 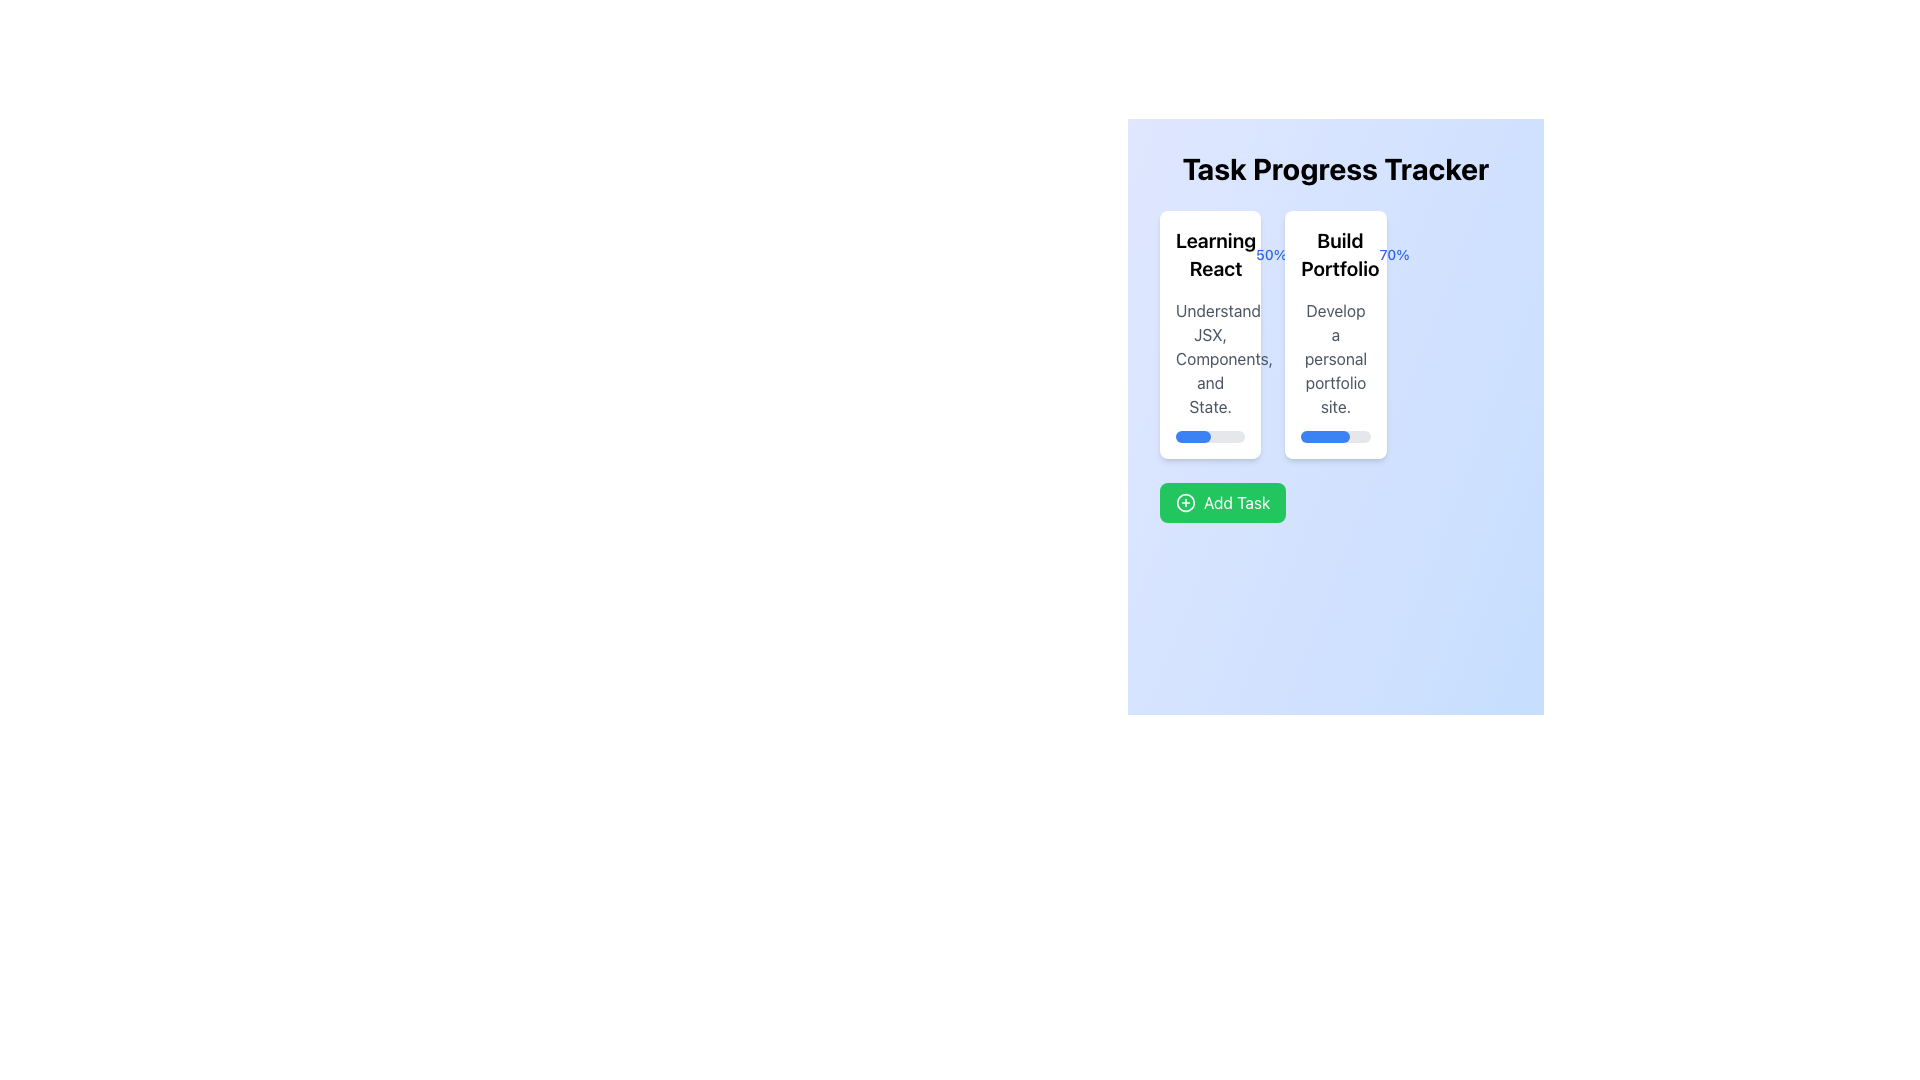 I want to click on the progress indicated by the blue progress bar within the 'Build Portfolio' task card, which visually represents 70% completion, so click(x=1325, y=435).